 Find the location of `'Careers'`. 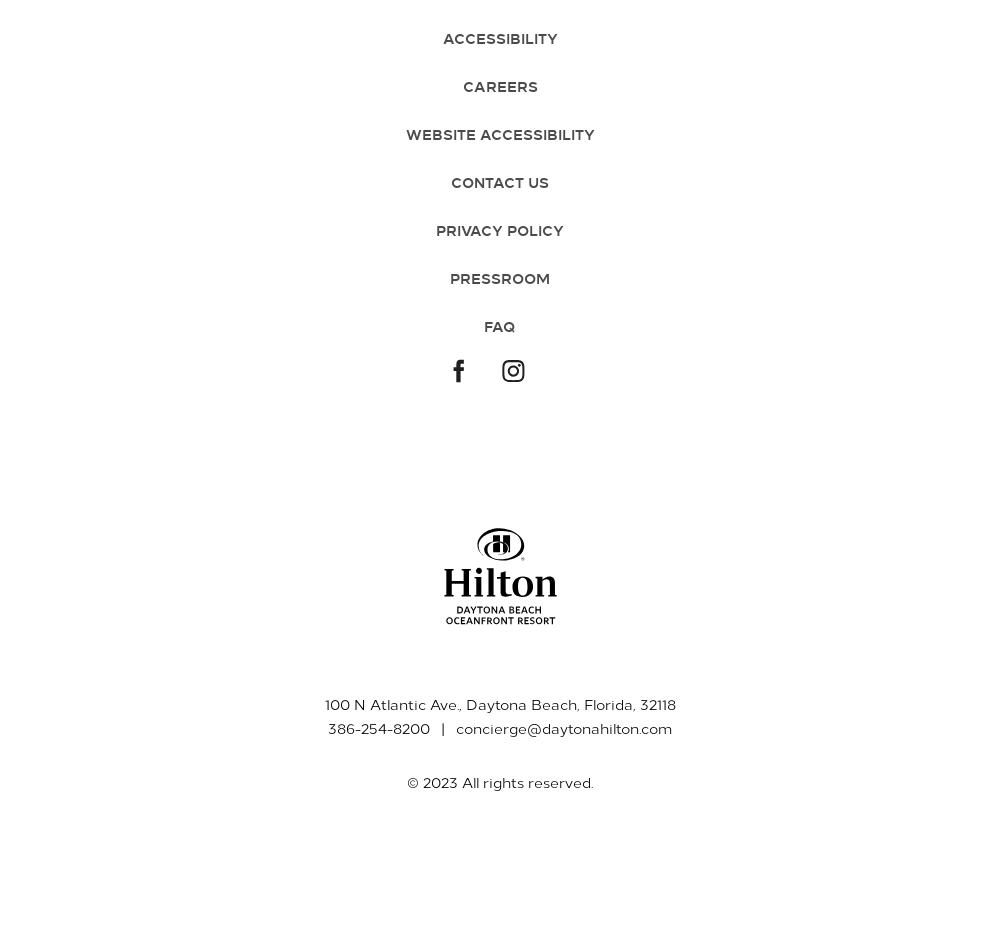

'Careers' is located at coordinates (498, 85).